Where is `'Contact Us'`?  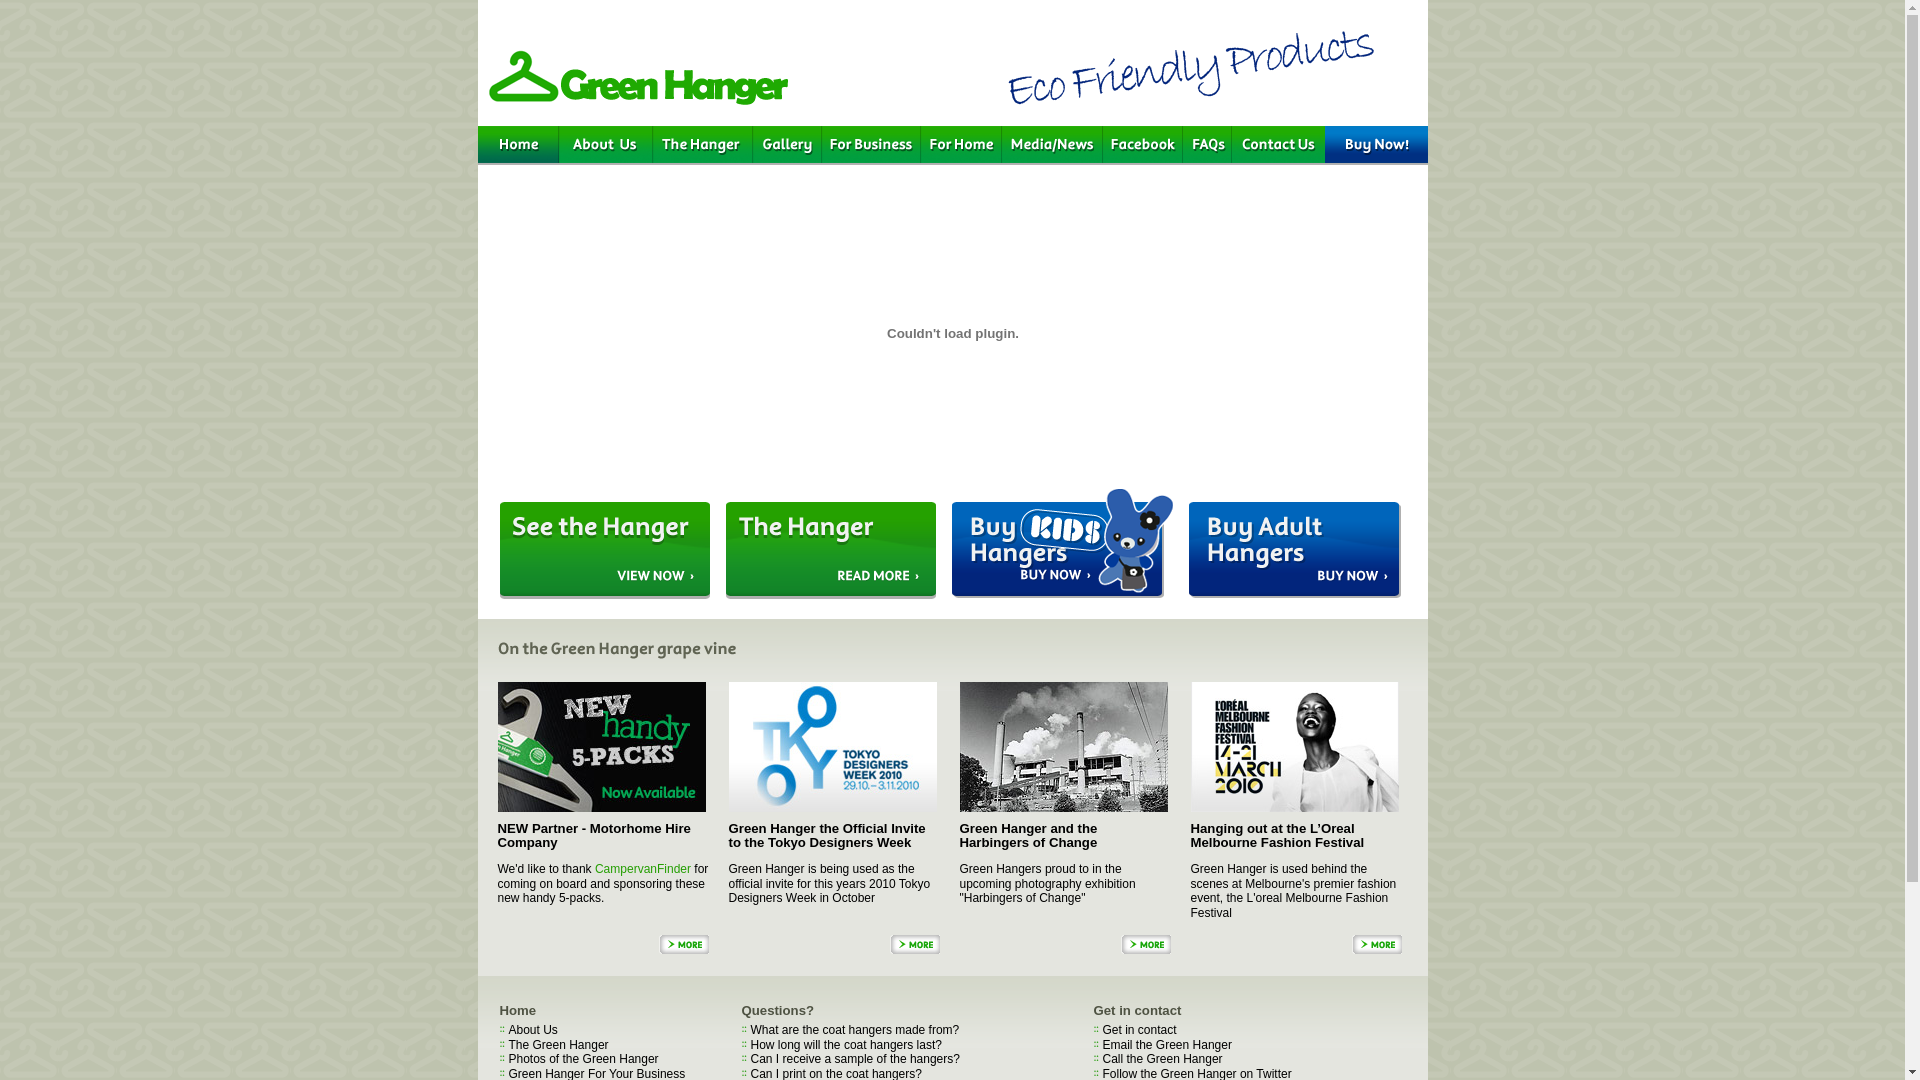 'Contact Us' is located at coordinates (1277, 144).